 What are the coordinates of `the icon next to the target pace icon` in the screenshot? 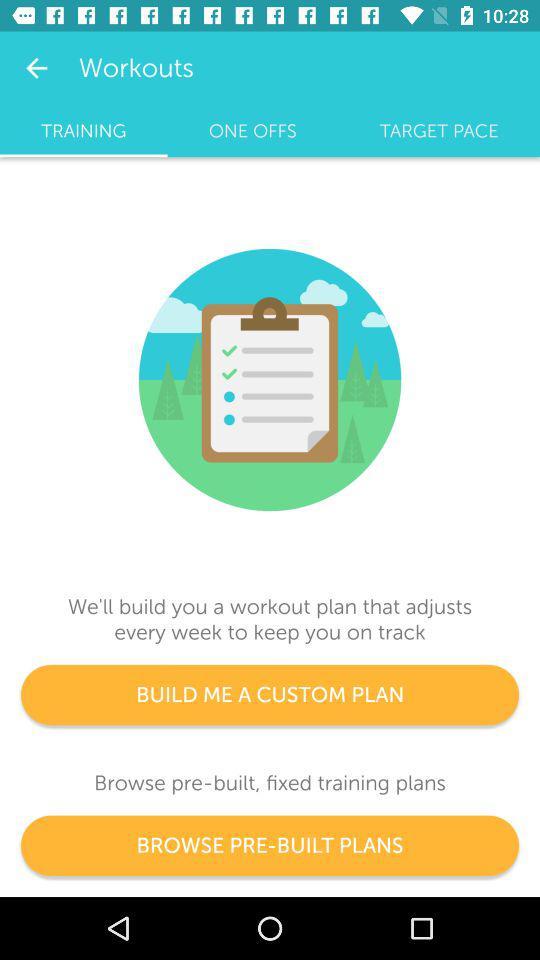 It's located at (252, 130).